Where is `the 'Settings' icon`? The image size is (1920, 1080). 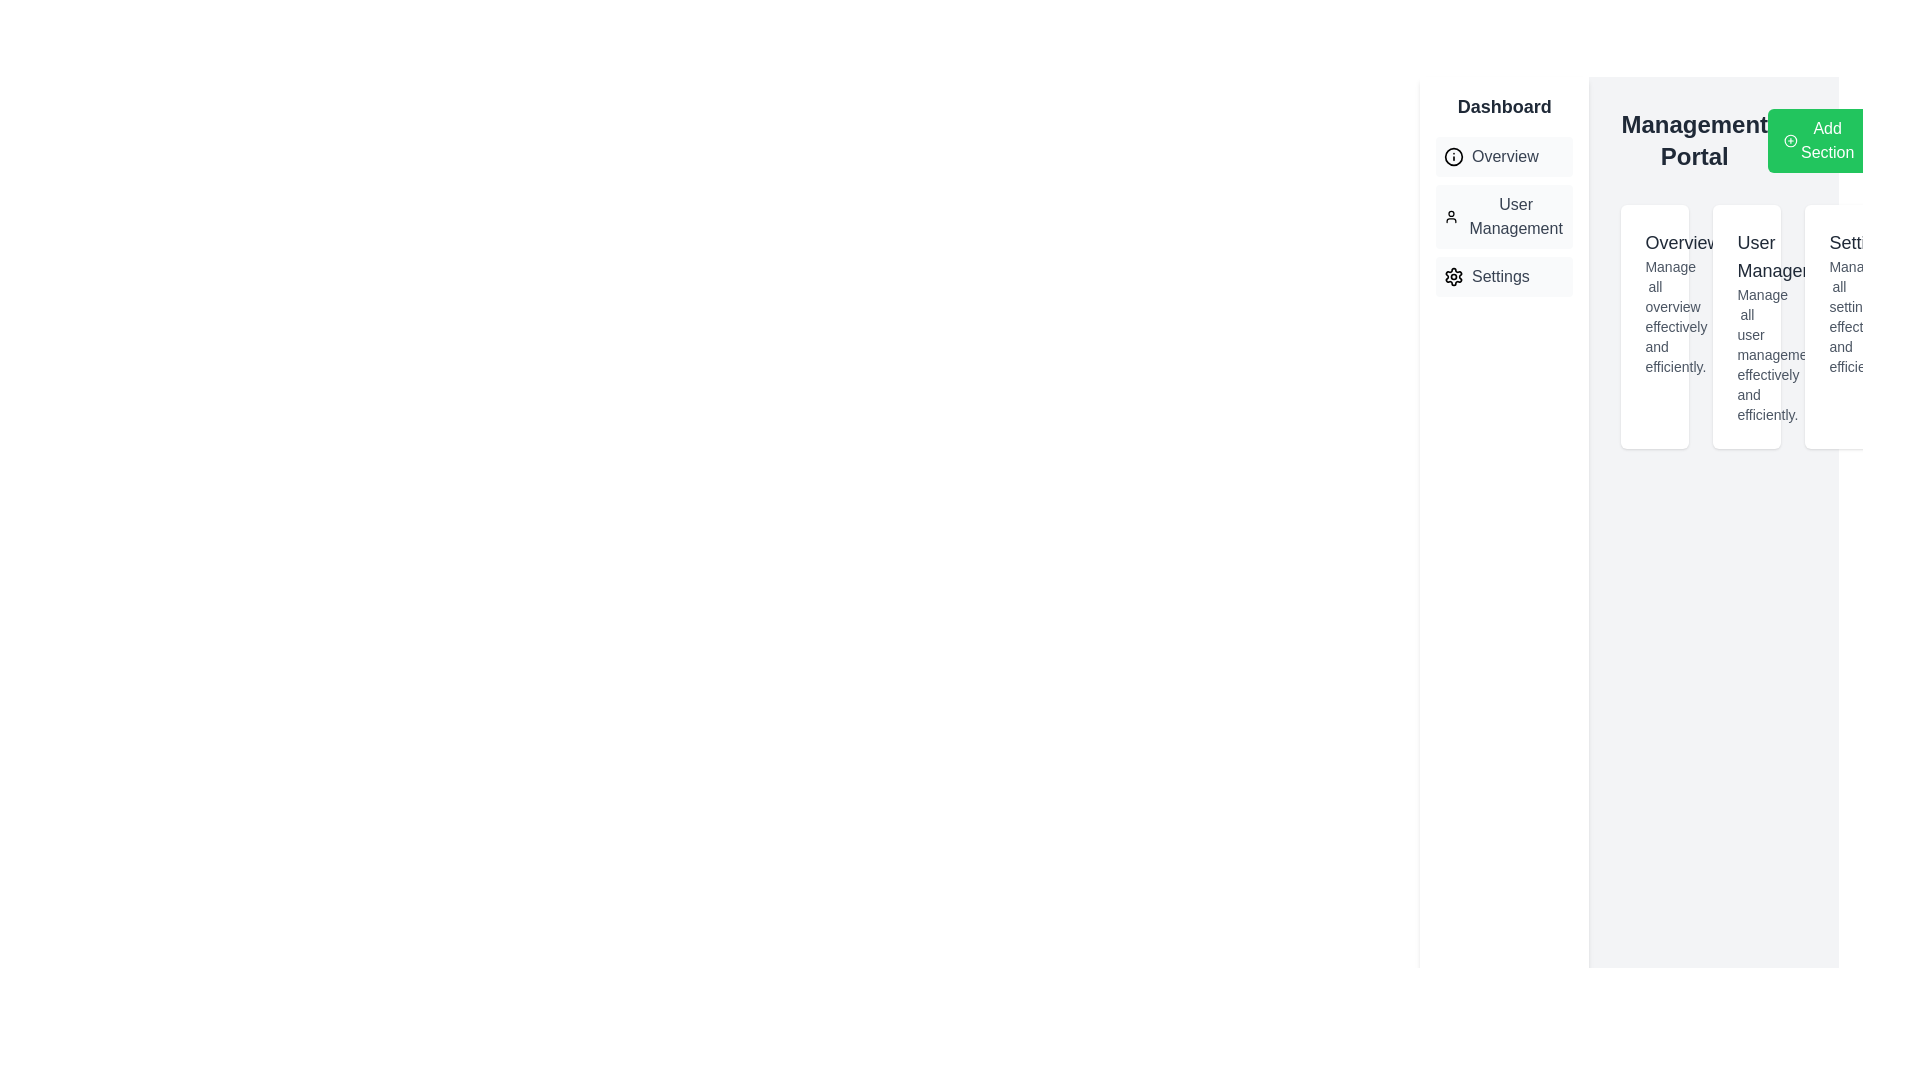 the 'Settings' icon is located at coordinates (1454, 277).